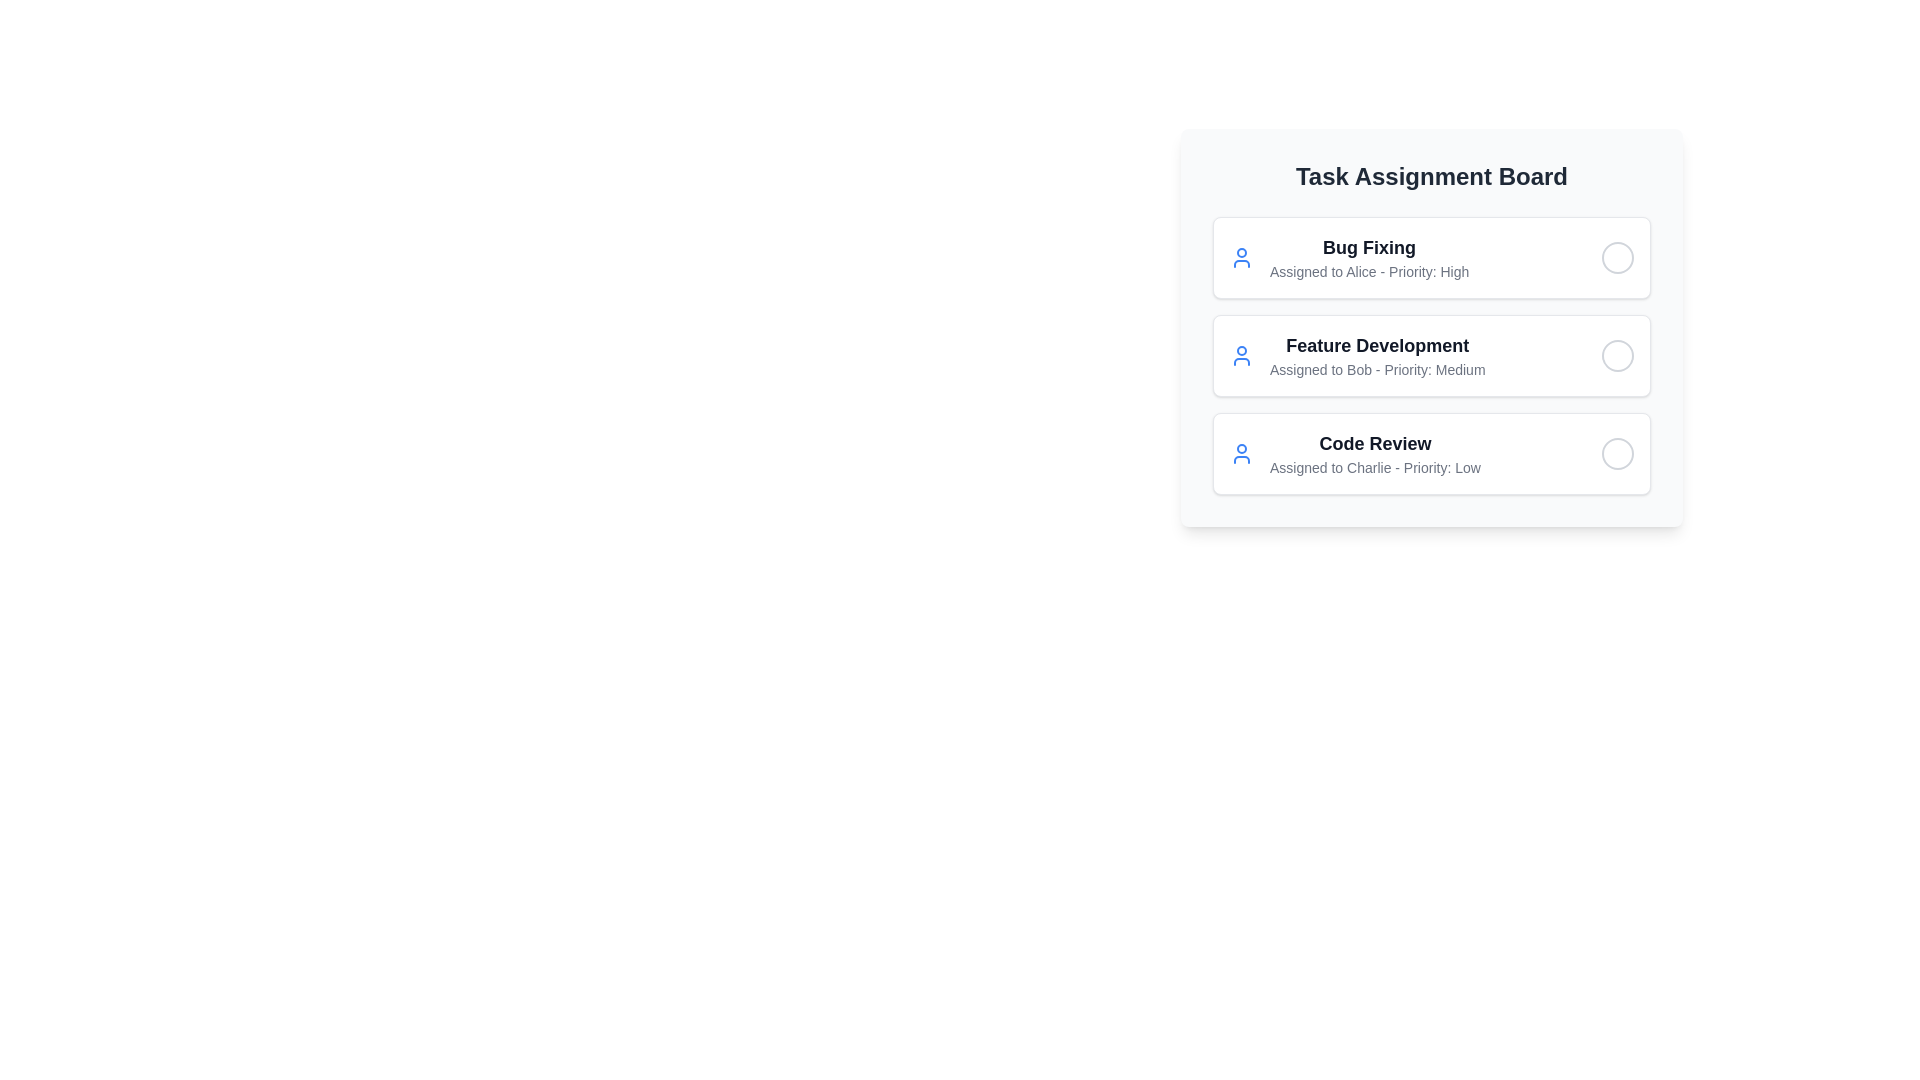  I want to click on the interactive button located in the top right corner of the task card labeled 'Bug Fixing - Assigned to Alice - Priority: High' on the 'Task Assignment Board', so click(1617, 257).